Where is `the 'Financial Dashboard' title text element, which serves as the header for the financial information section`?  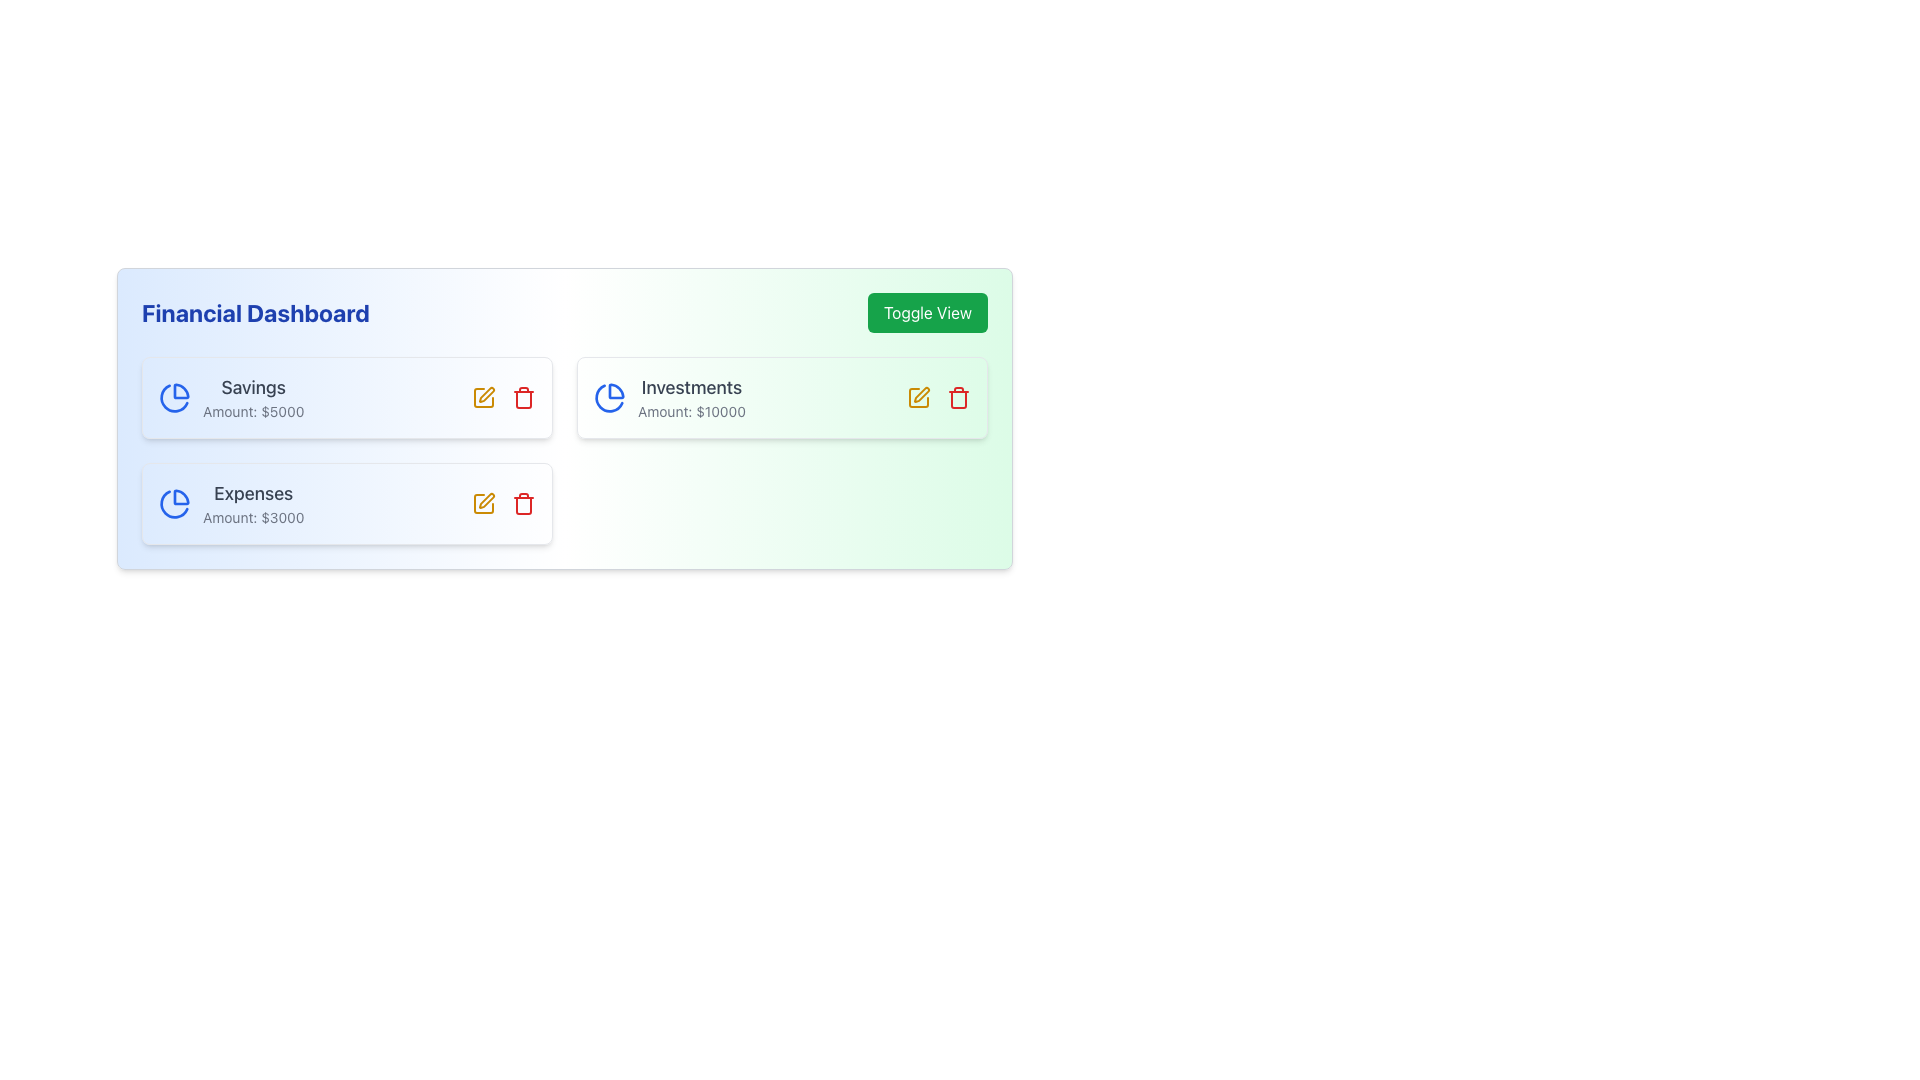 the 'Financial Dashboard' title text element, which serves as the header for the financial information section is located at coordinates (254, 312).